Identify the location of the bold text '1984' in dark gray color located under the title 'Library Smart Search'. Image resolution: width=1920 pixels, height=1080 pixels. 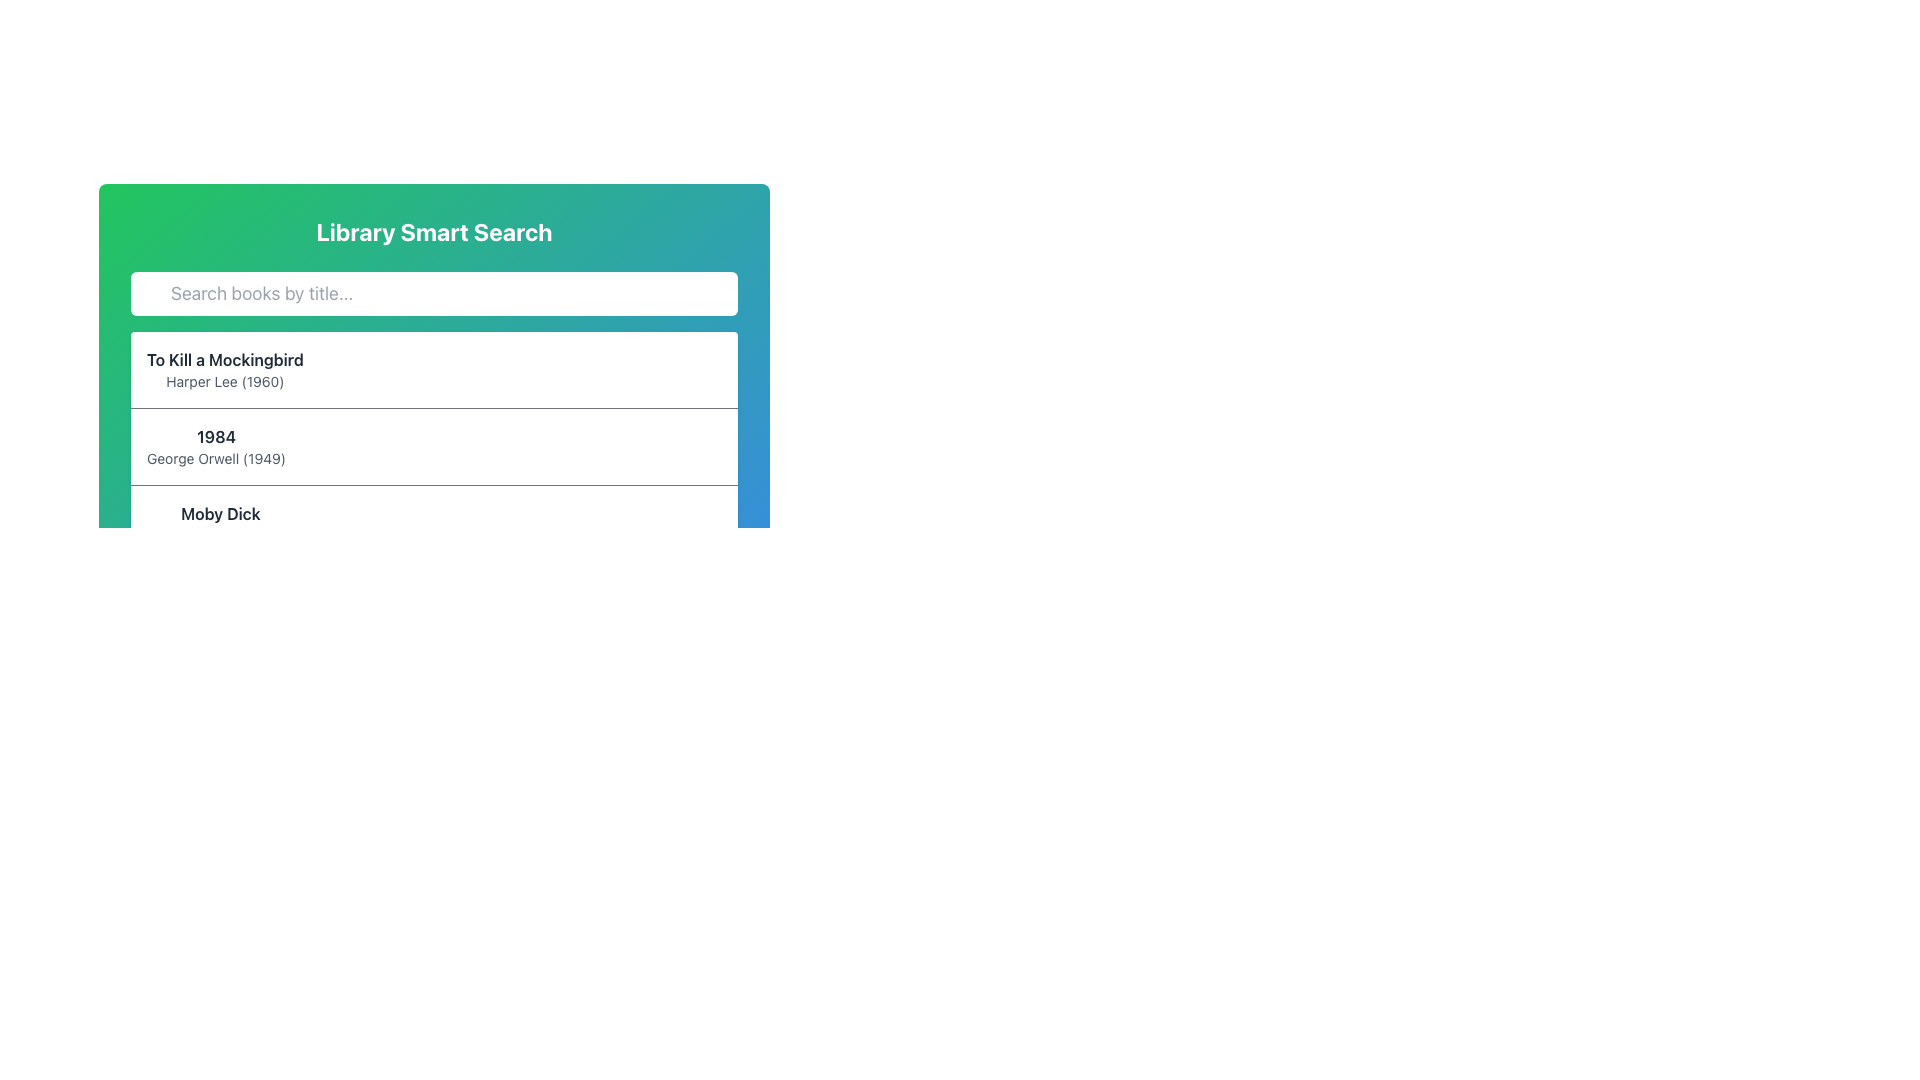
(216, 435).